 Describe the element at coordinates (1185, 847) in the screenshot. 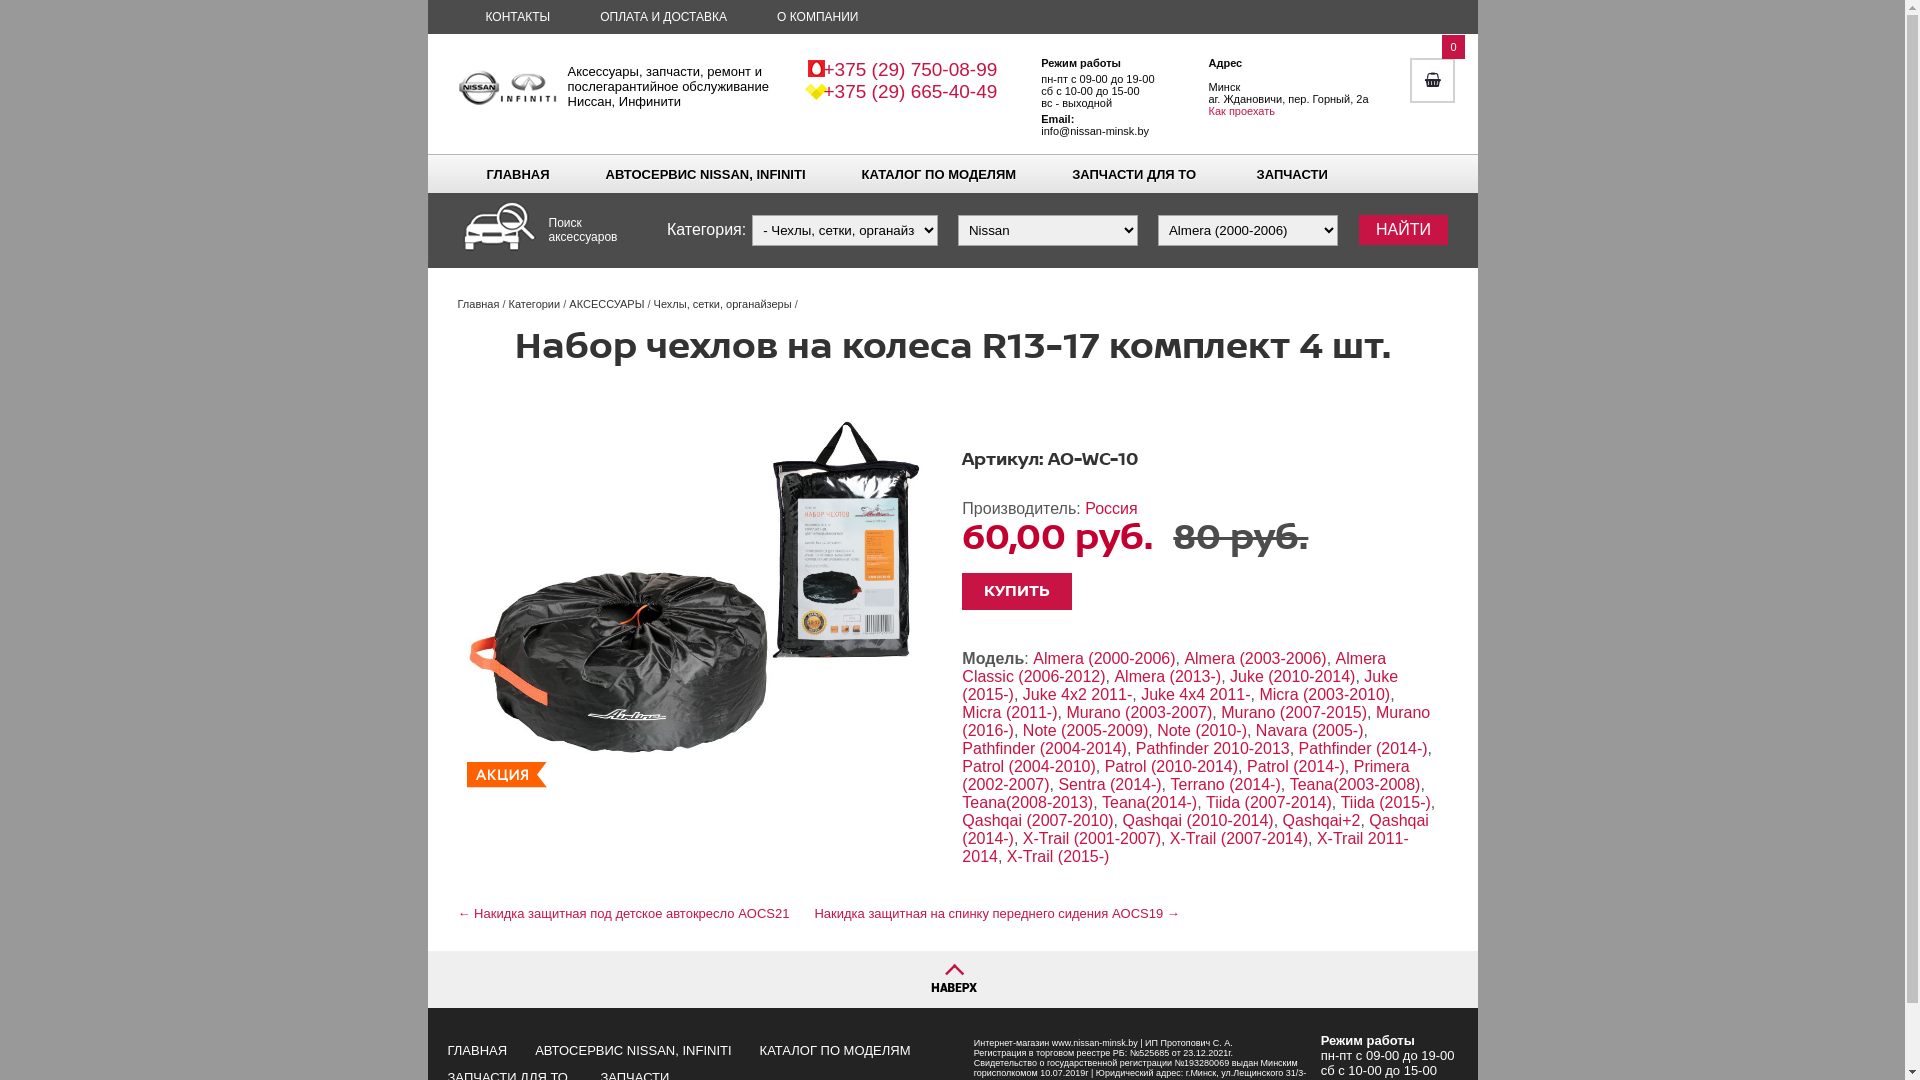

I see `'X-Trail 2011-2014'` at that location.